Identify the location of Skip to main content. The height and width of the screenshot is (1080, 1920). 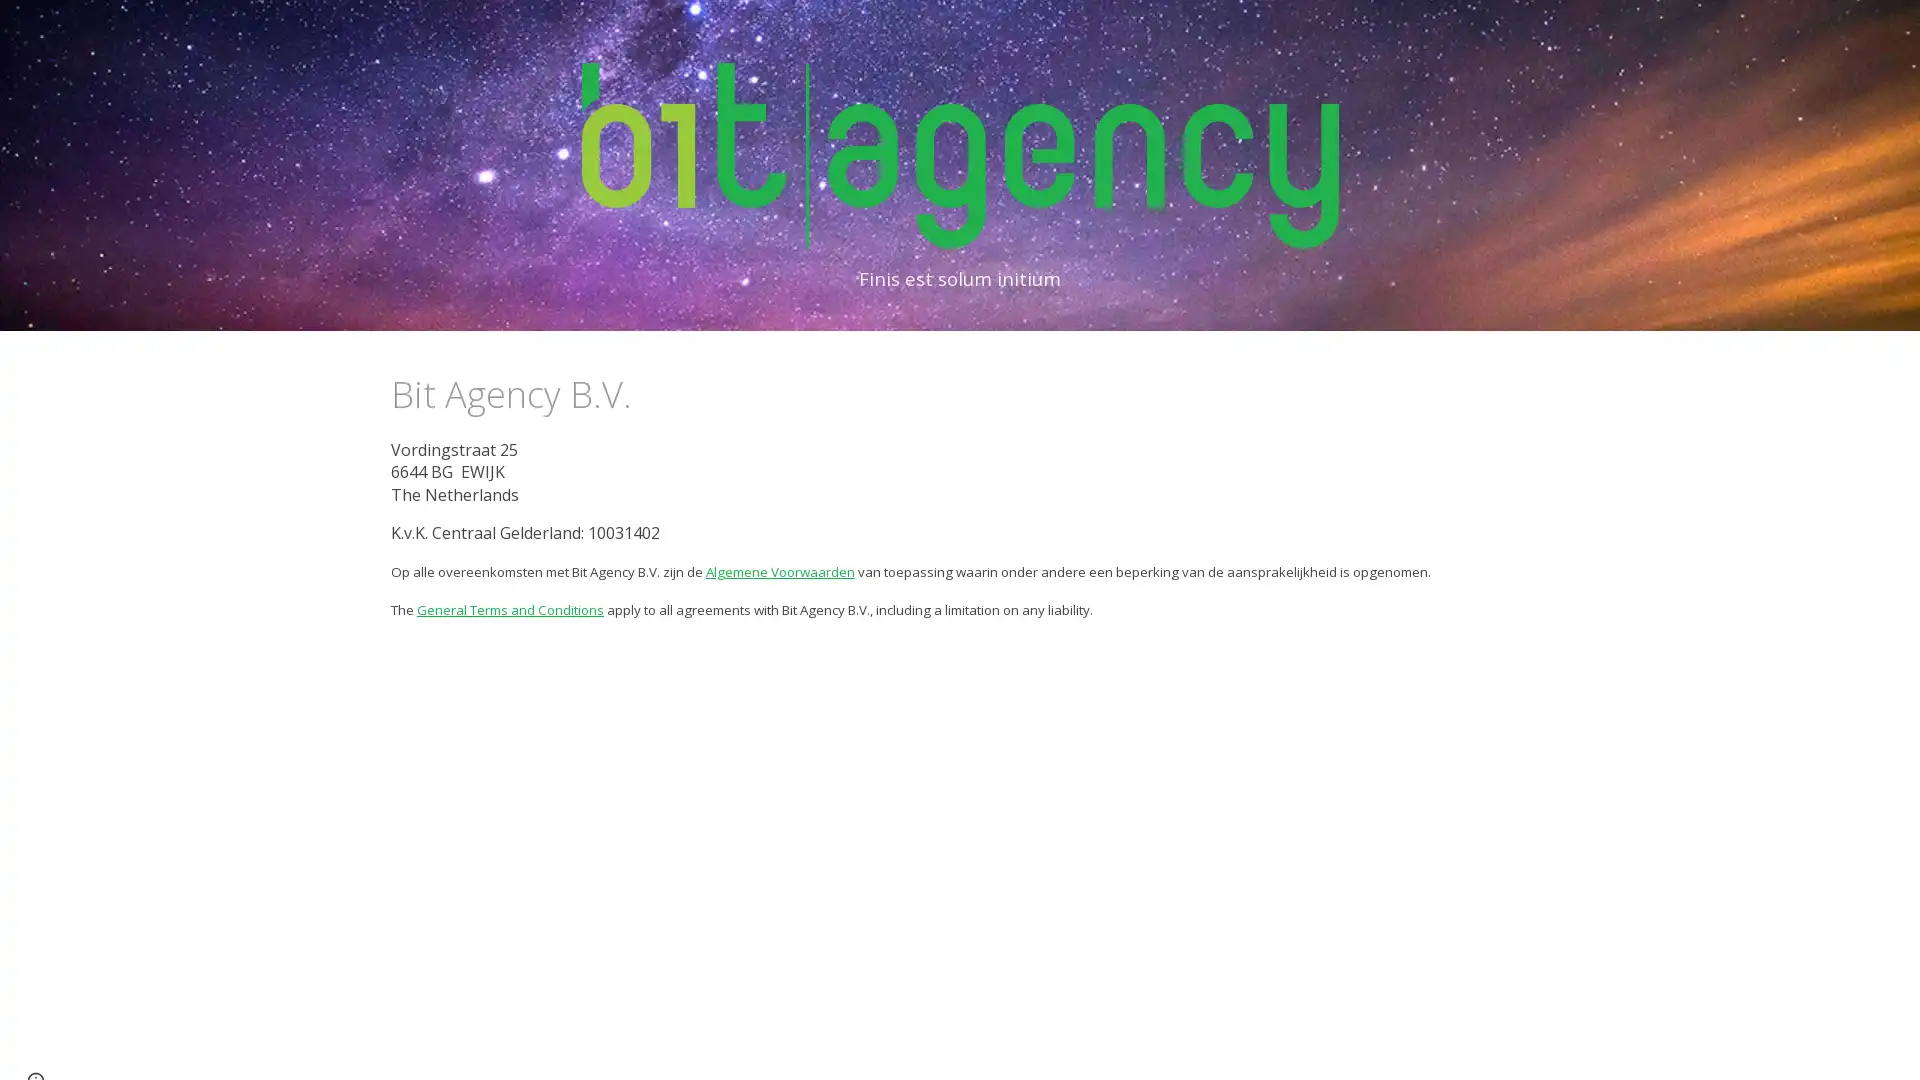
(787, 37).